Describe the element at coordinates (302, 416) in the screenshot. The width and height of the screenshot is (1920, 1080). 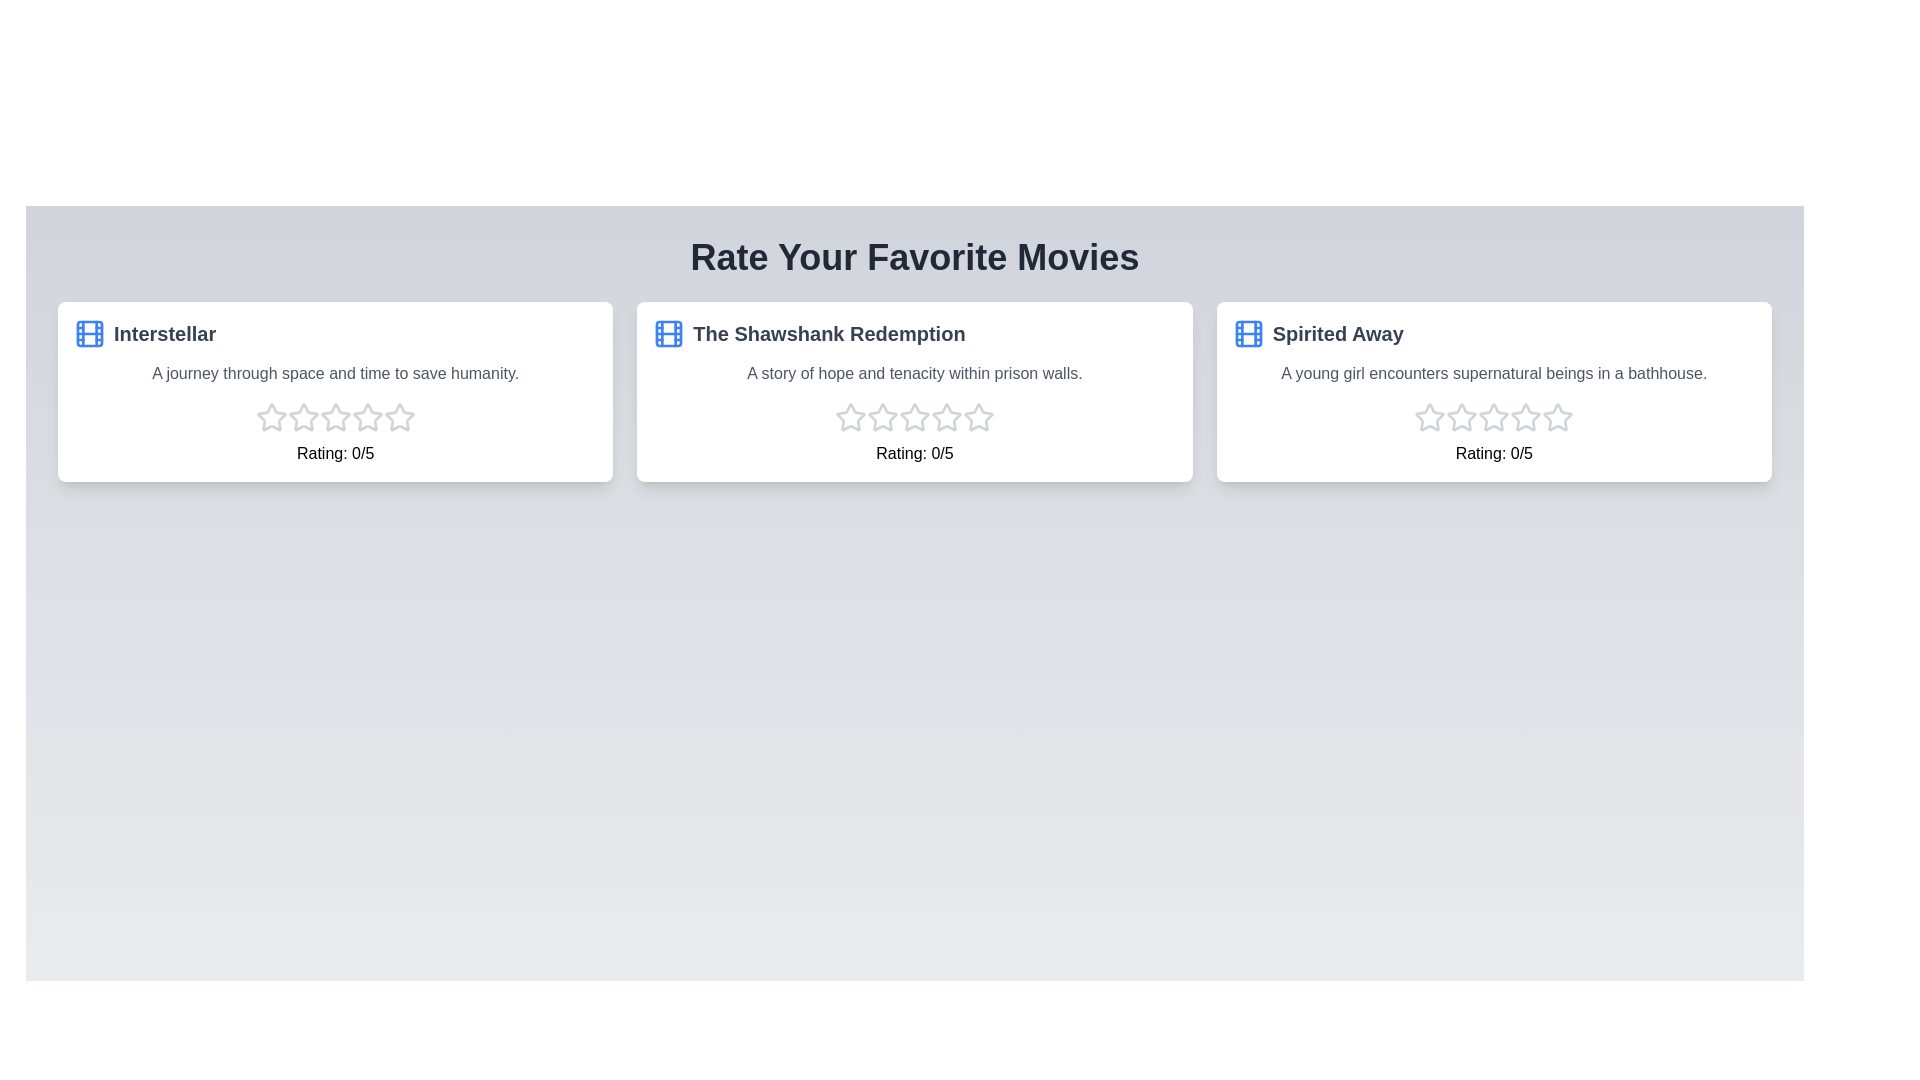
I see `the star corresponding to the 2 rating for the movie Interstellar` at that location.